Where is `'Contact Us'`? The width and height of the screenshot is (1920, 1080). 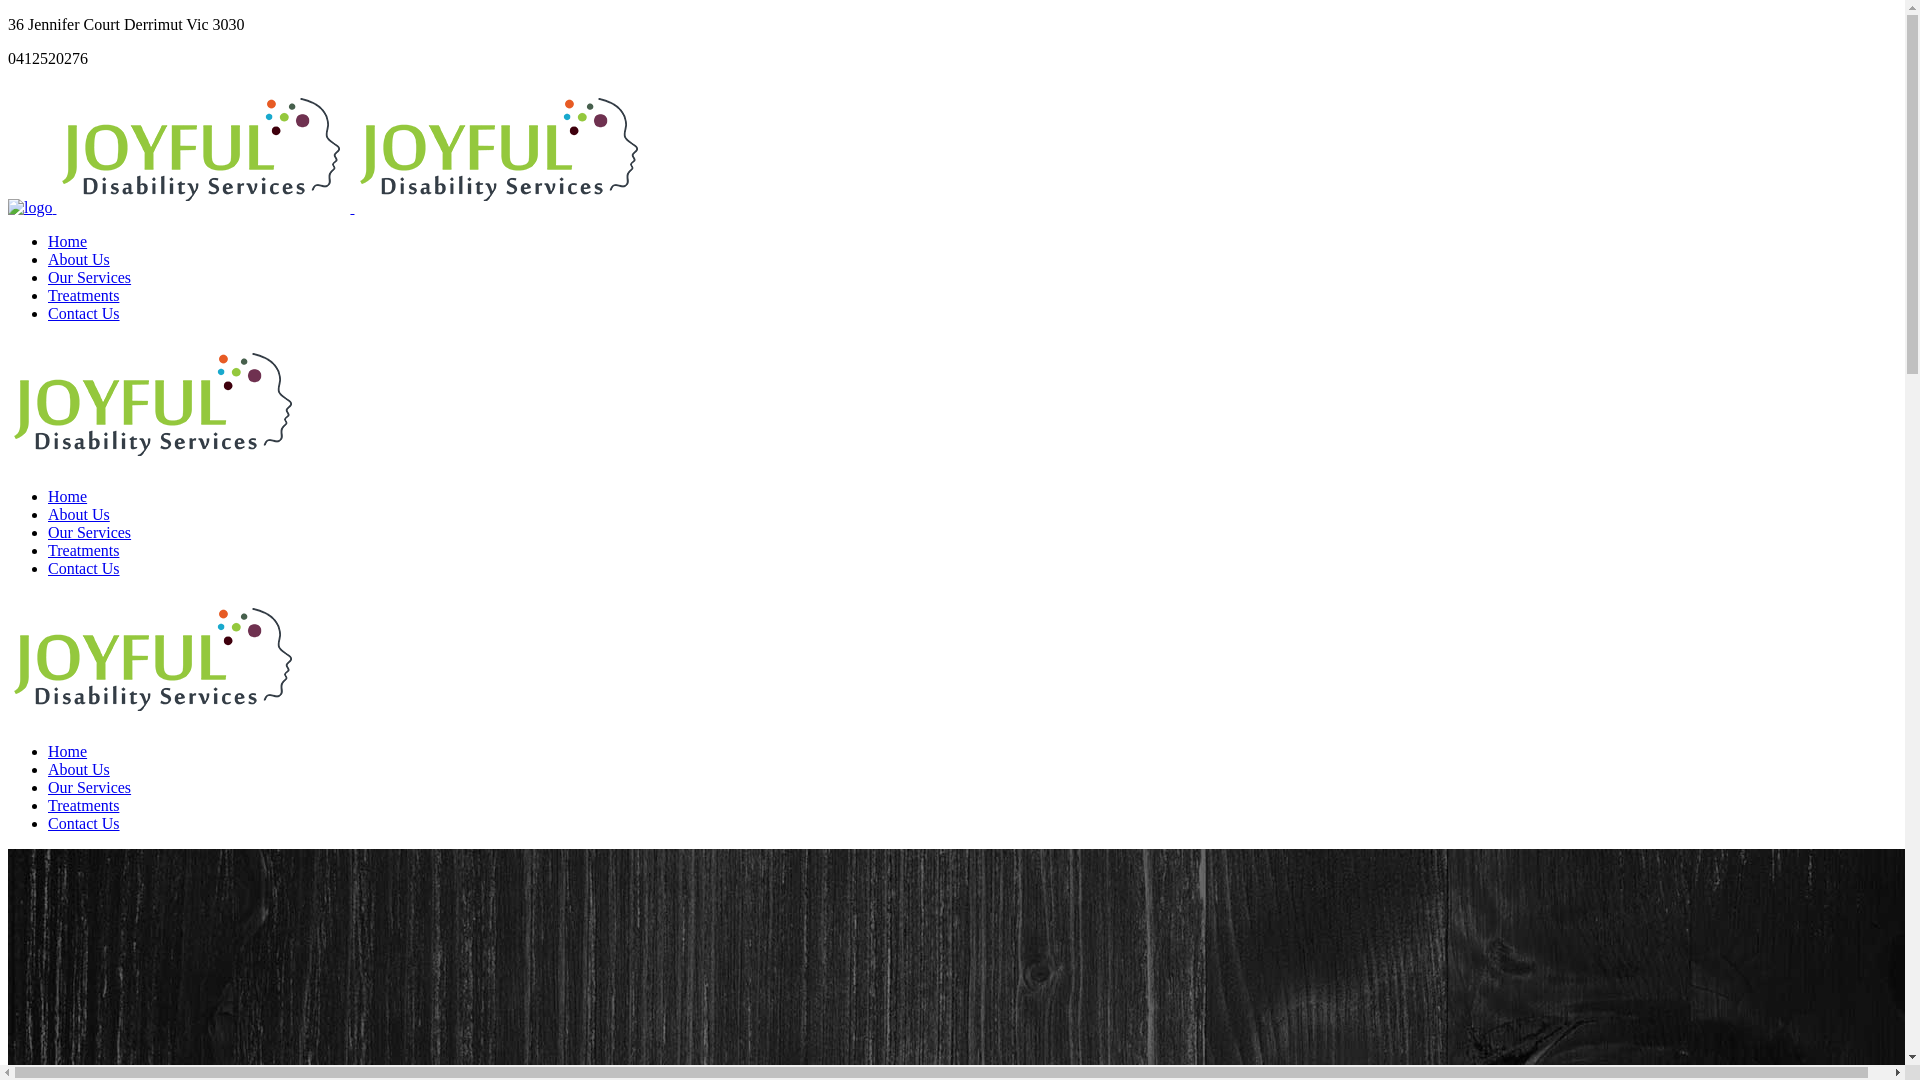
'Contact Us' is located at coordinates (82, 568).